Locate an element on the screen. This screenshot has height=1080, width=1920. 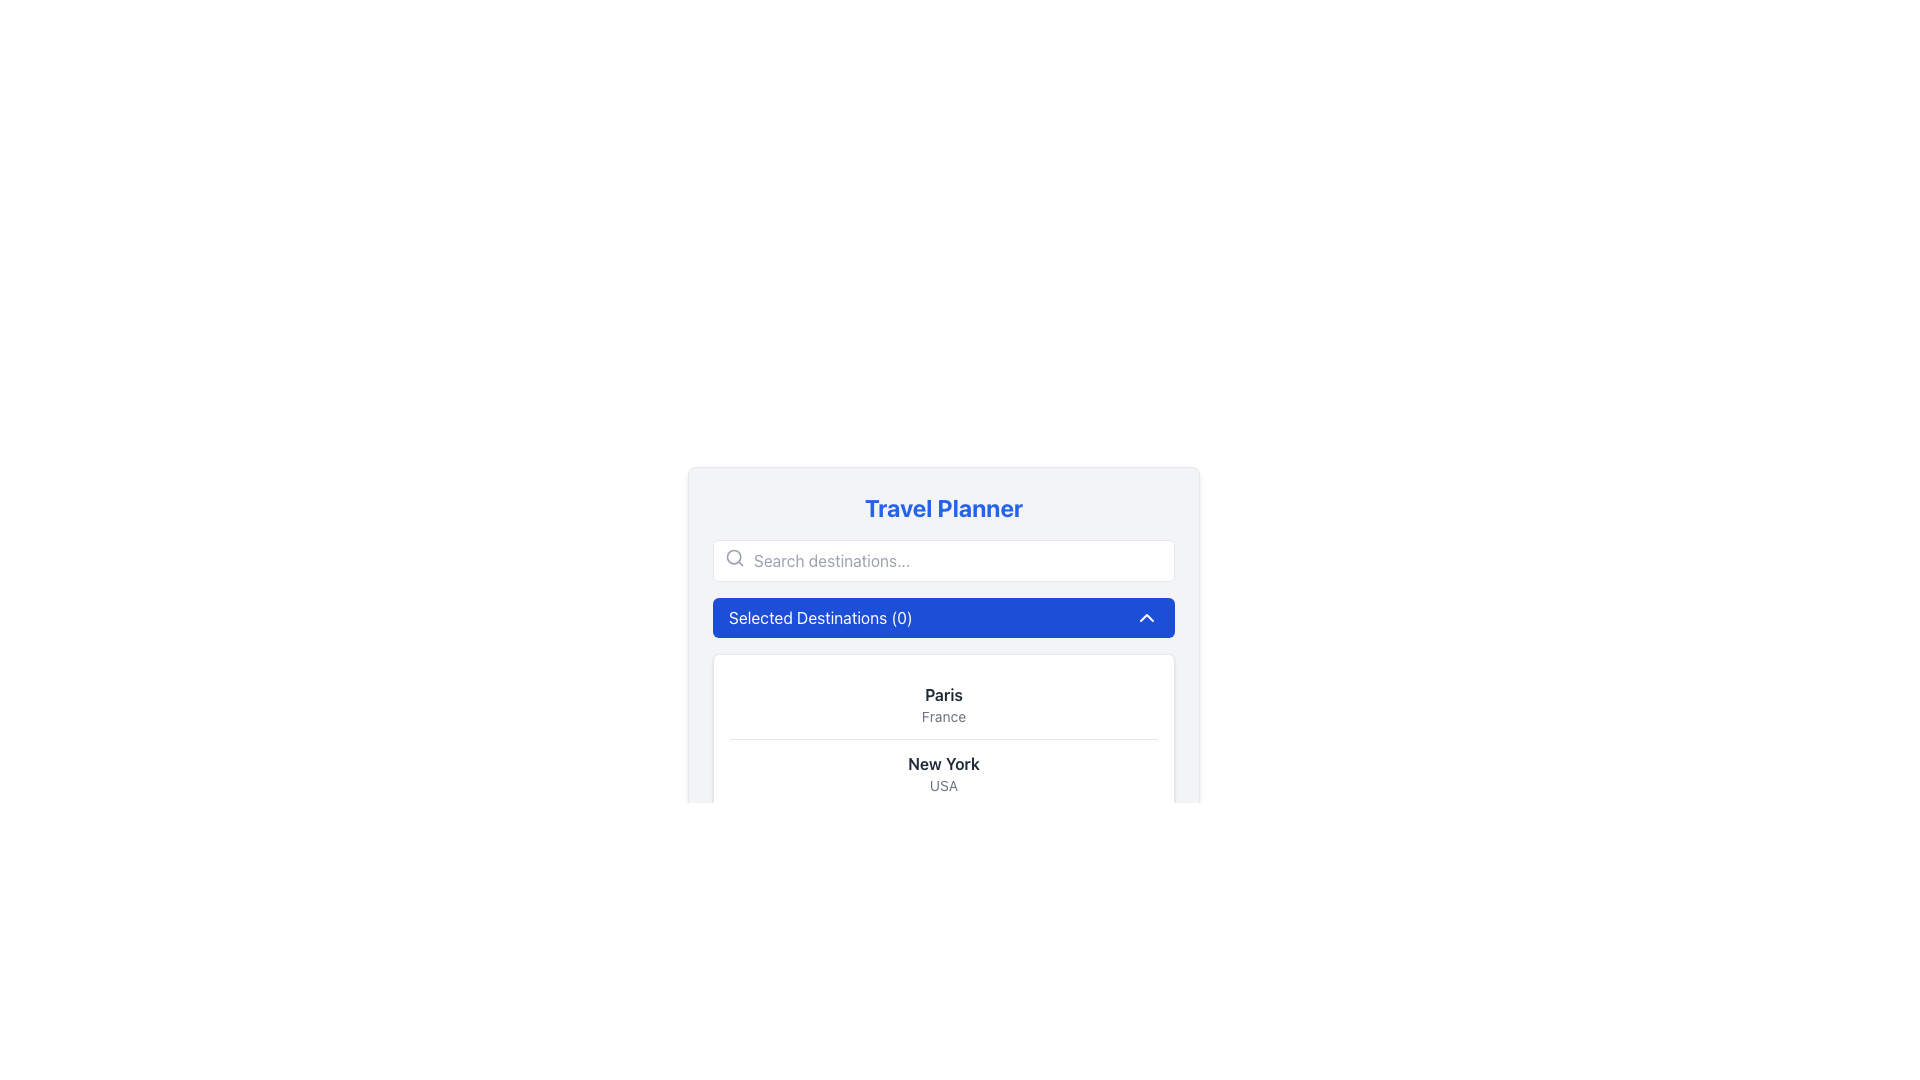
the chevron-up icon located on the rightmost side of the blue button labeled 'Selected Destinations (0)' is located at coordinates (1147, 616).